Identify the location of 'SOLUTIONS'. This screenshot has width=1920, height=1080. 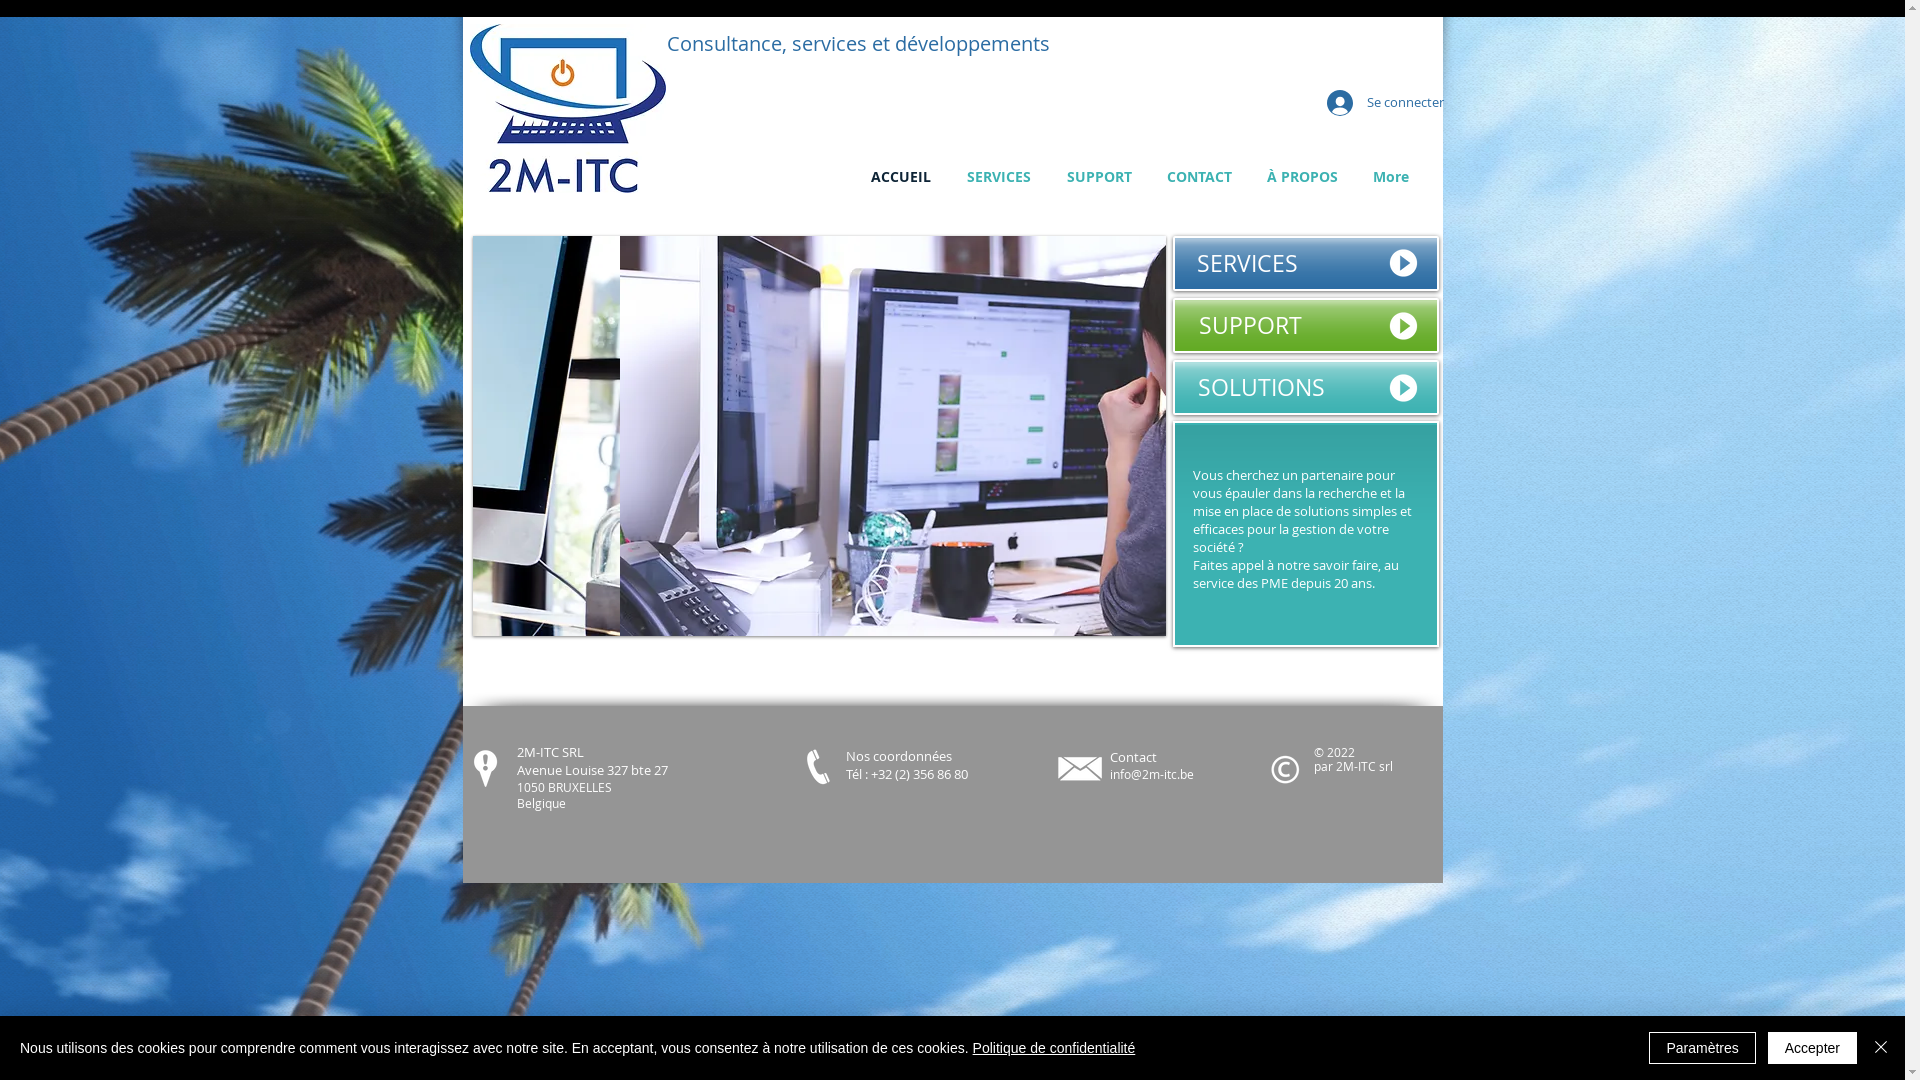
(1305, 387).